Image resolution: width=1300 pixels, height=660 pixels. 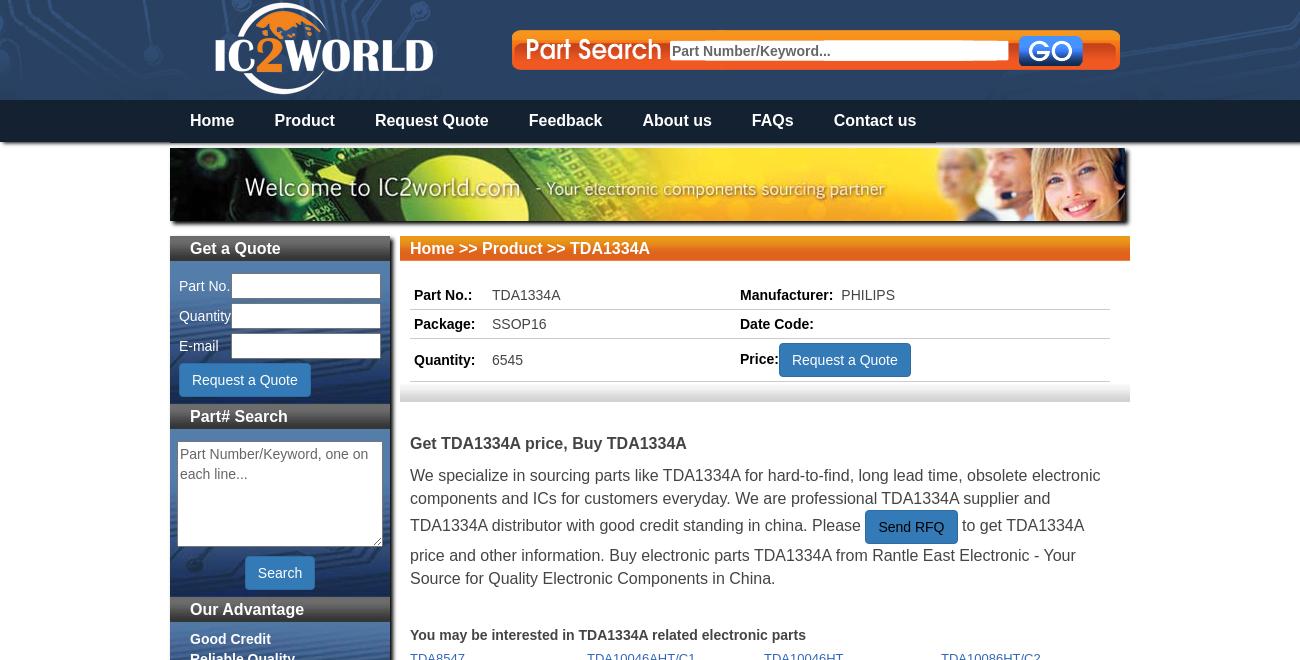 I want to click on 'Manufacturer:', so click(x=785, y=294).